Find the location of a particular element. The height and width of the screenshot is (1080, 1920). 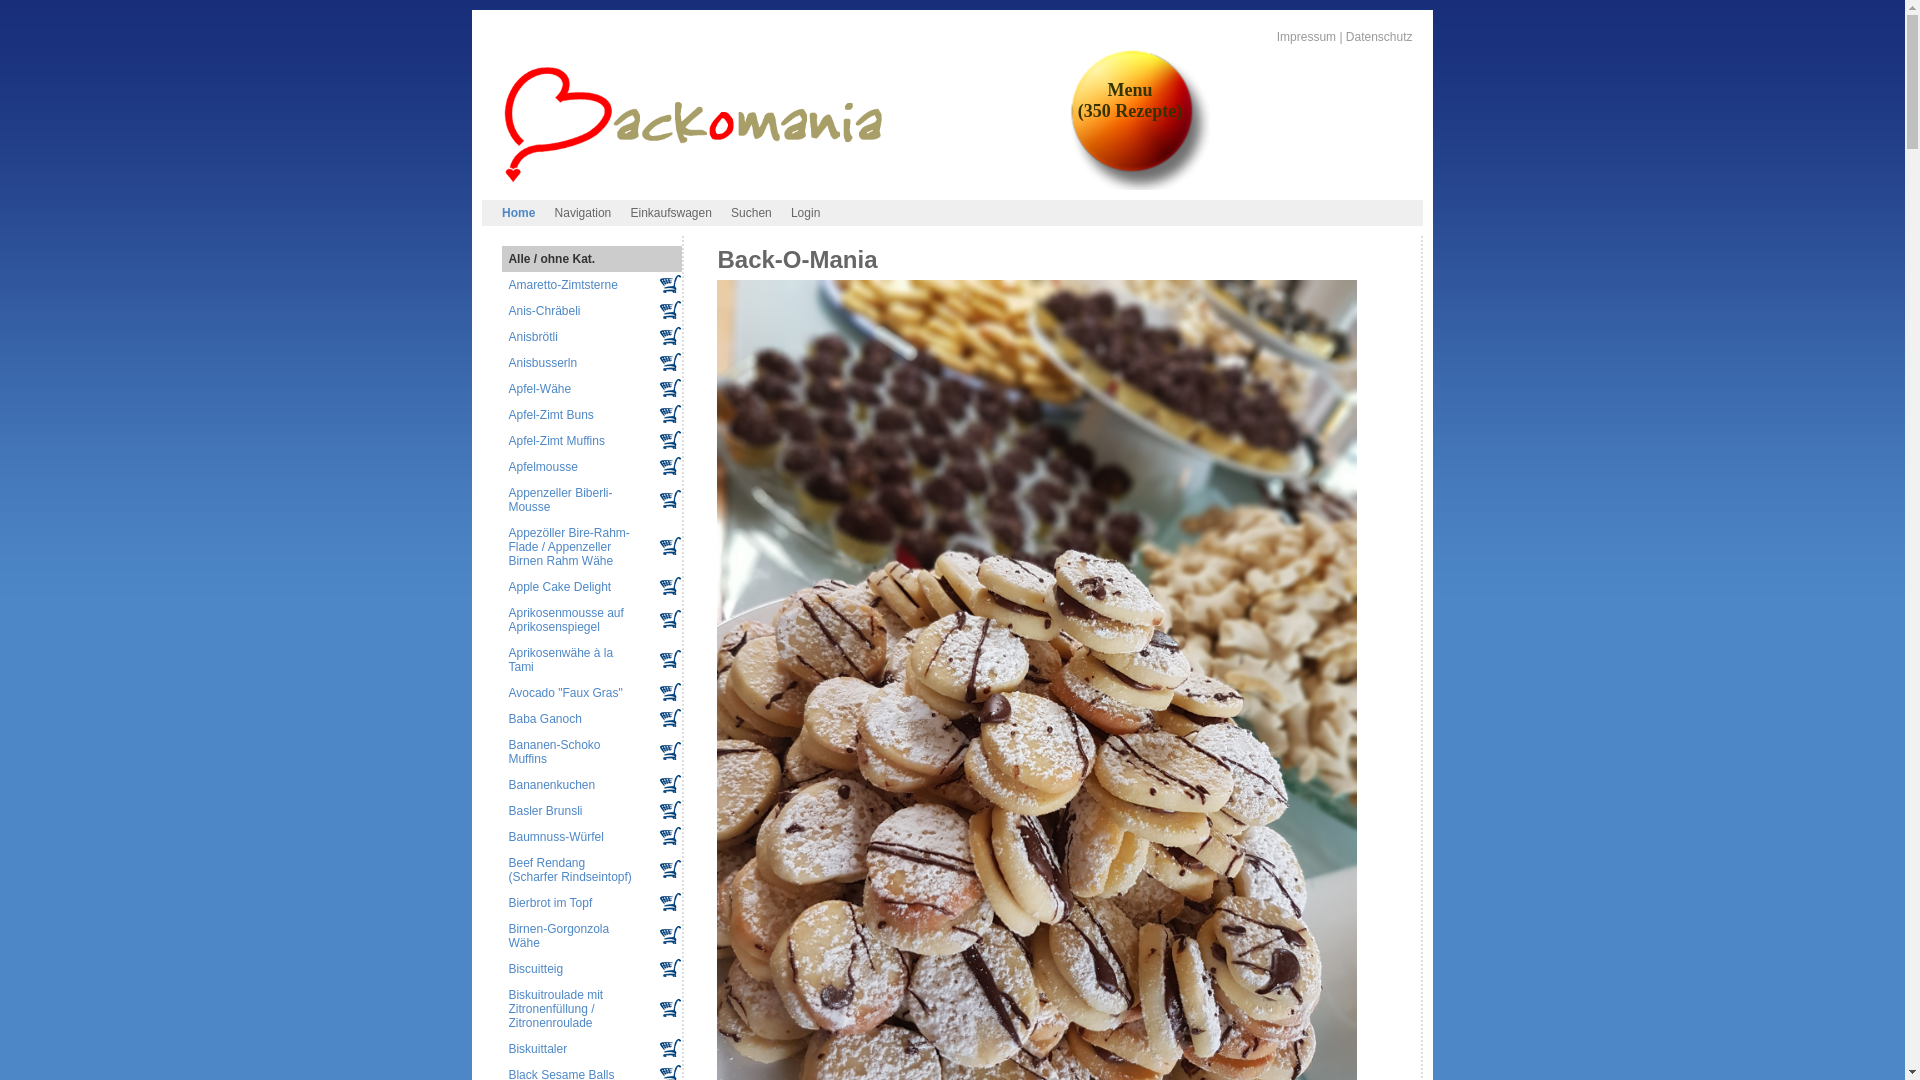

'Menu is located at coordinates (1069, 100).